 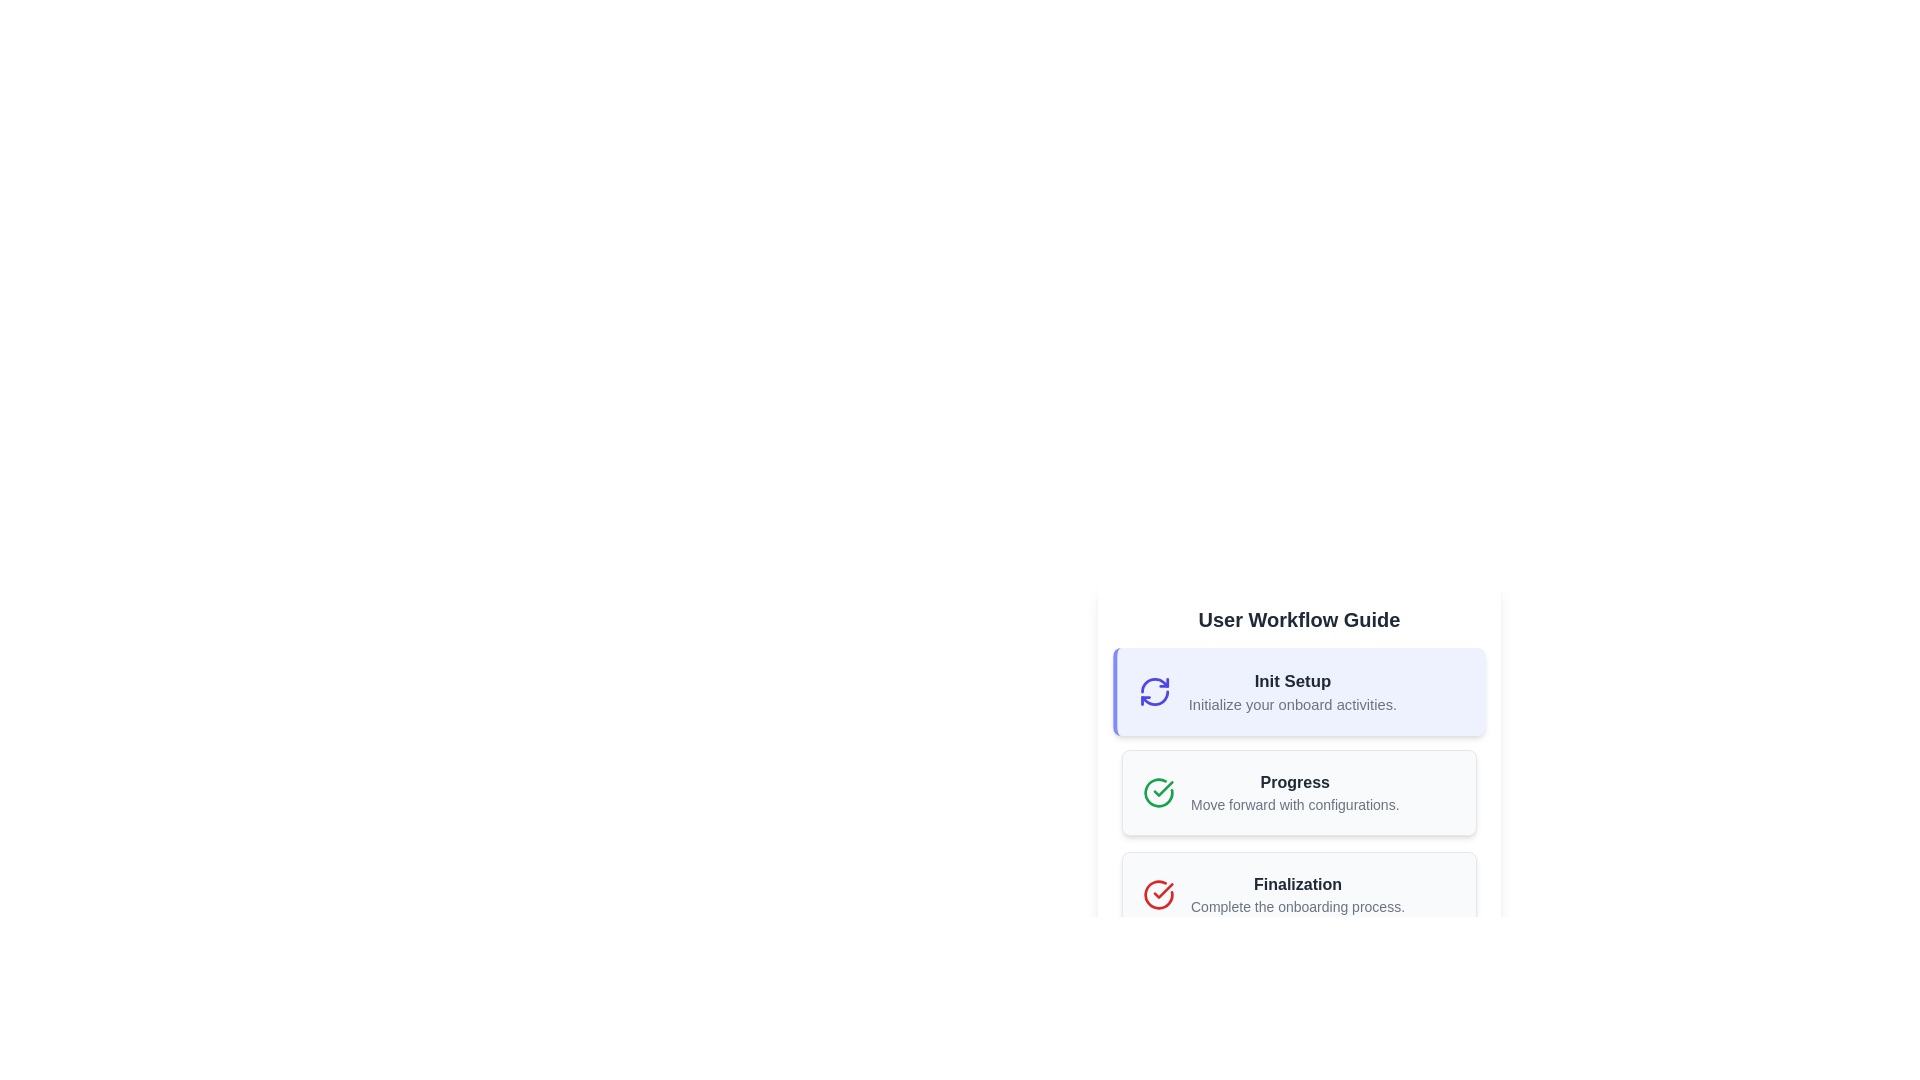 What do you see at coordinates (1298, 893) in the screenshot?
I see `the 'Finalization' step indicator in the workflow guide` at bounding box center [1298, 893].